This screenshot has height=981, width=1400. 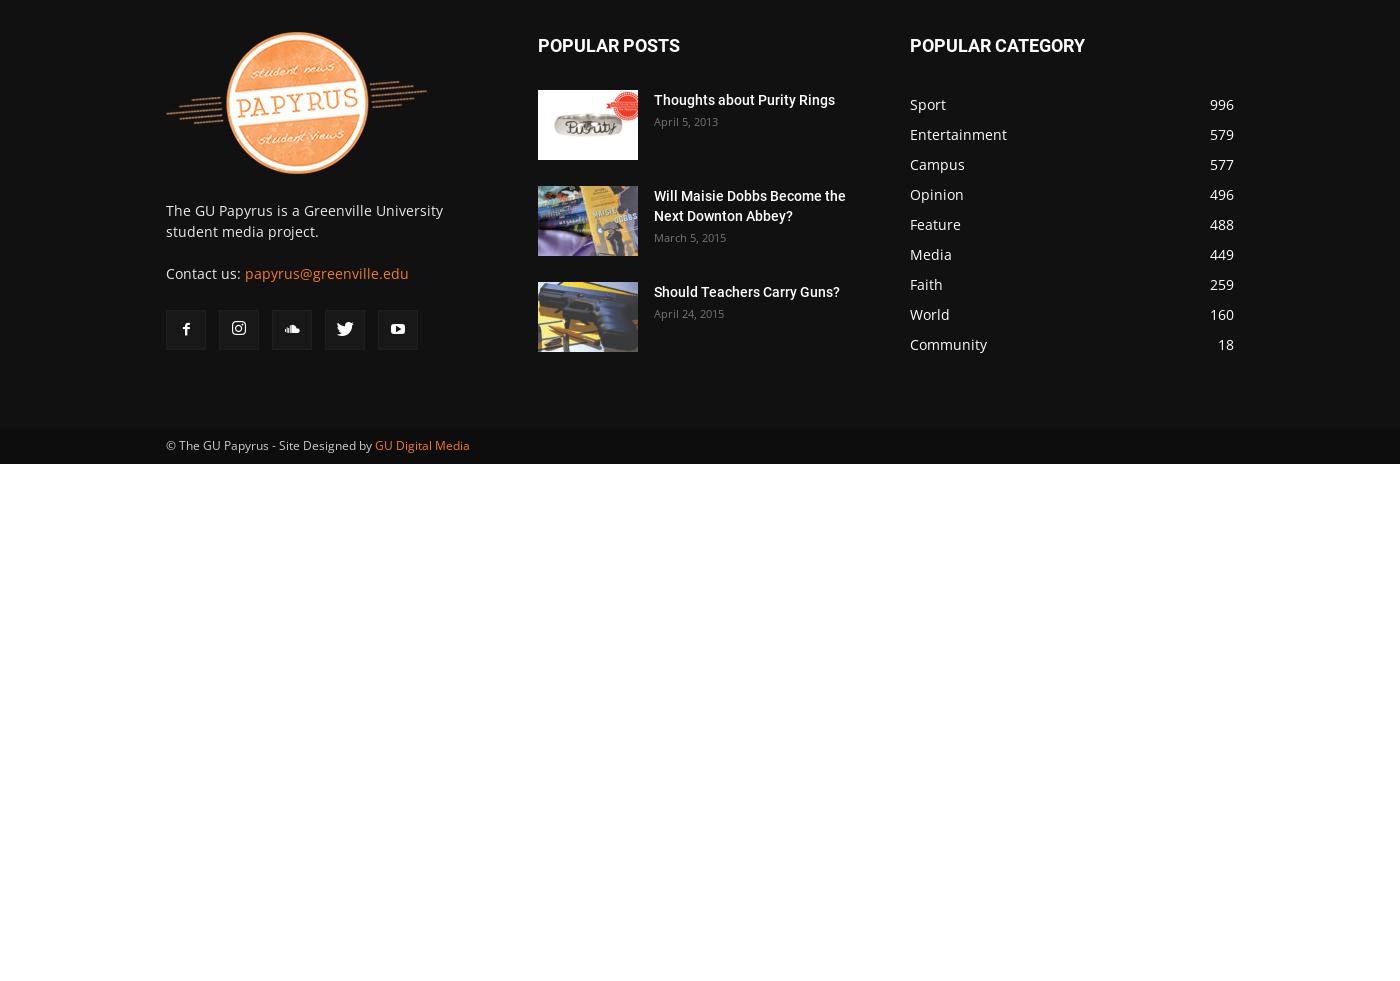 I want to click on 'Faith', so click(x=926, y=283).